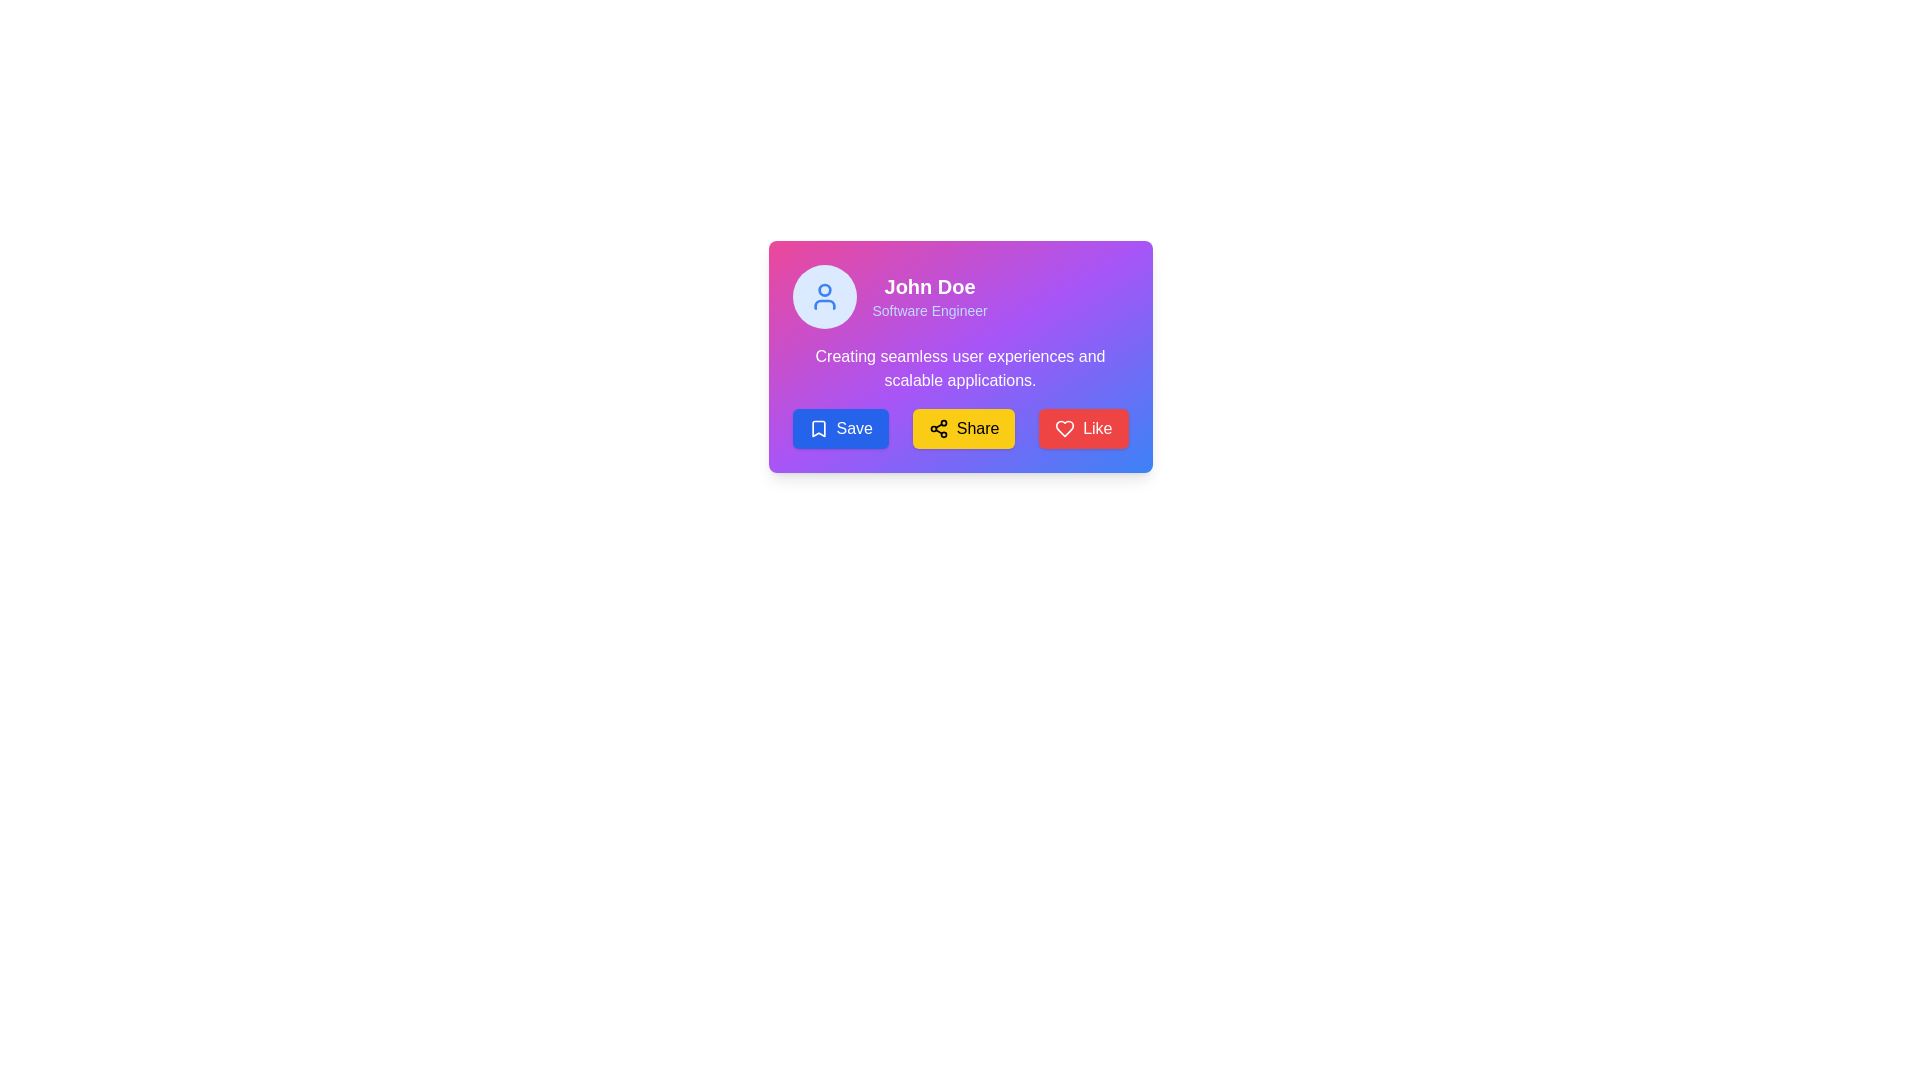  What do you see at coordinates (818, 427) in the screenshot?
I see `the bookmark icon located at the top portion of the buttons within the user profile card` at bounding box center [818, 427].